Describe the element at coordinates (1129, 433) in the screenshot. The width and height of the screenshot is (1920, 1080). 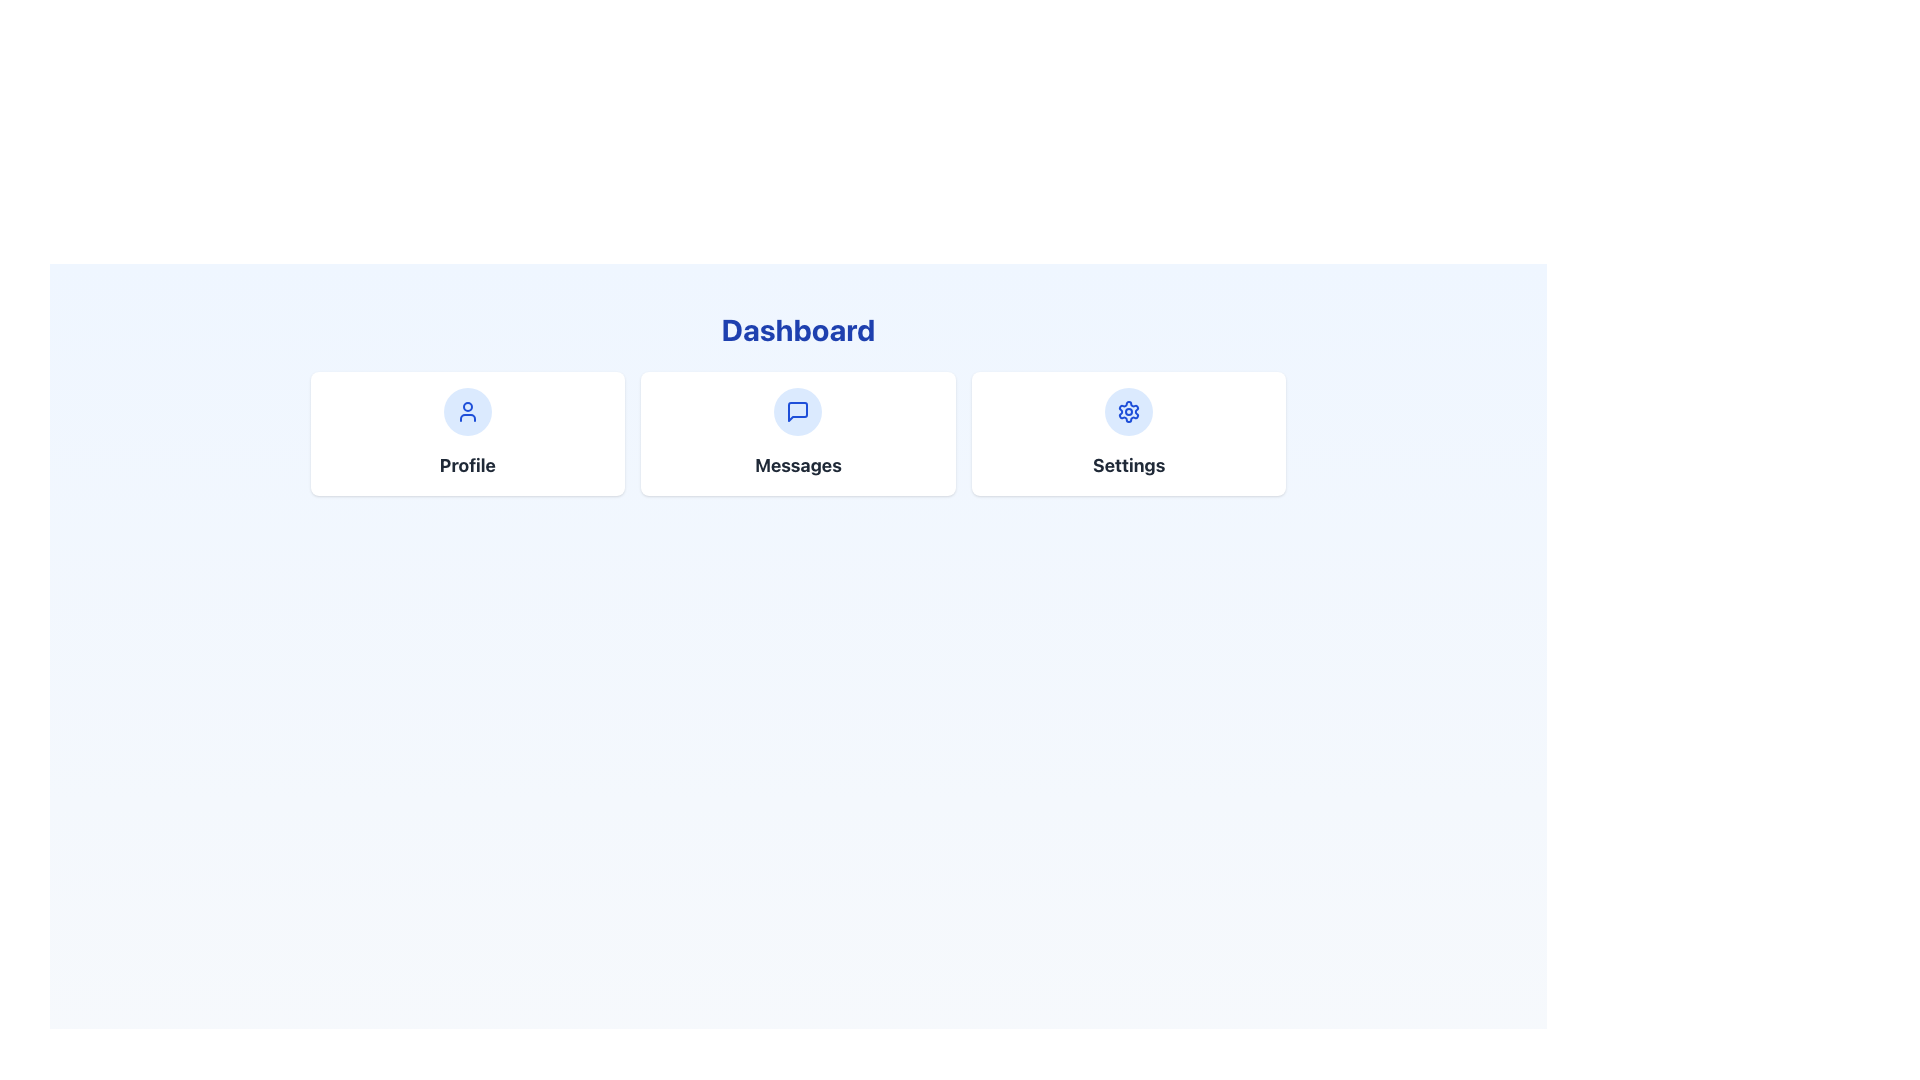
I see `the navigation button located in the rightmost section of the three-column grid layout` at that location.